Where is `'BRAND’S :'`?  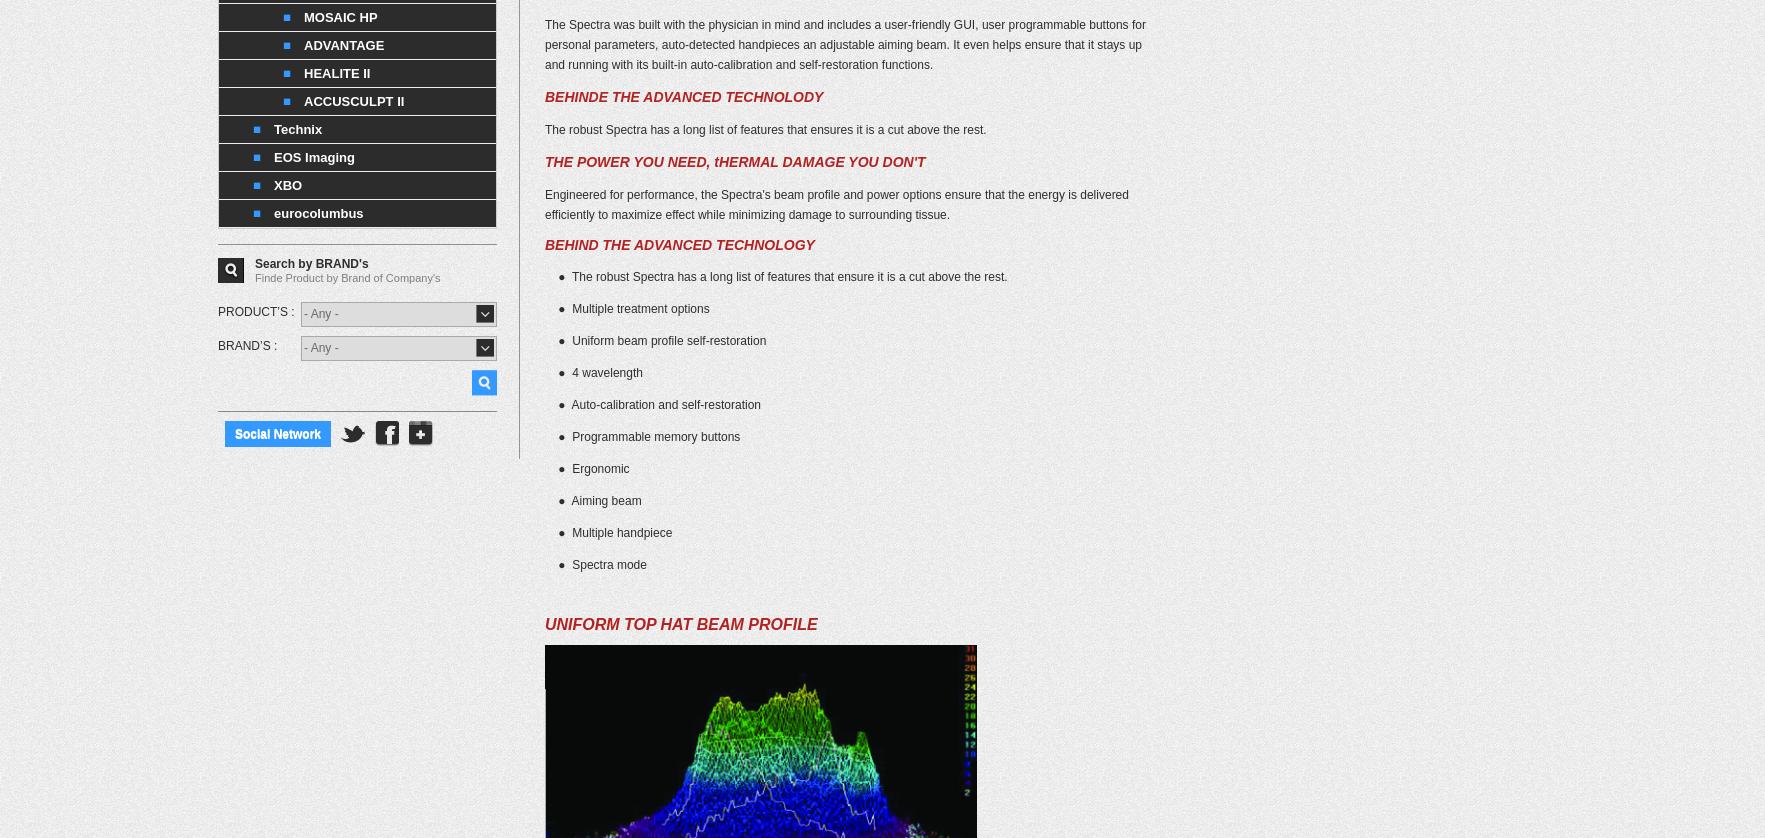
'BRAND’S :' is located at coordinates (246, 344).